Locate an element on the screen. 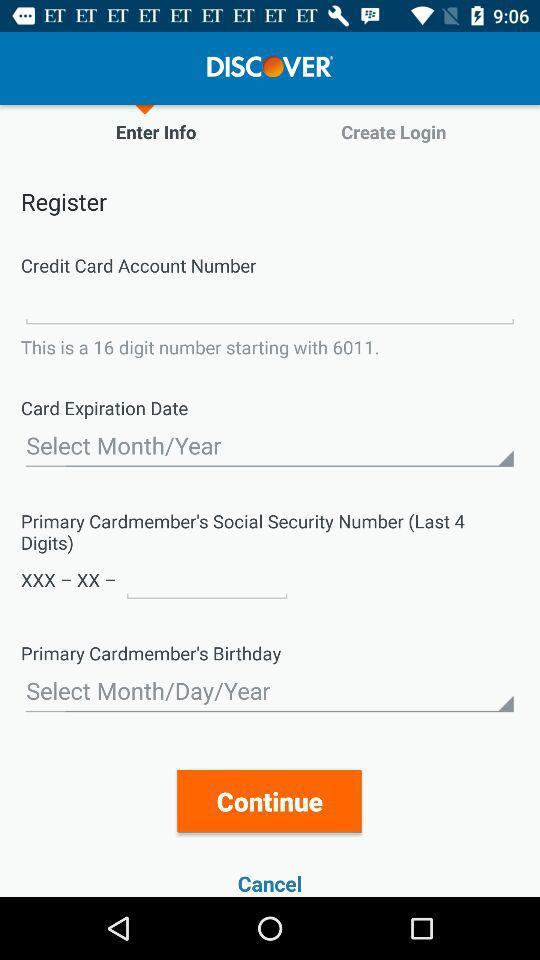 Image resolution: width=540 pixels, height=960 pixels. the cancel item is located at coordinates (270, 883).